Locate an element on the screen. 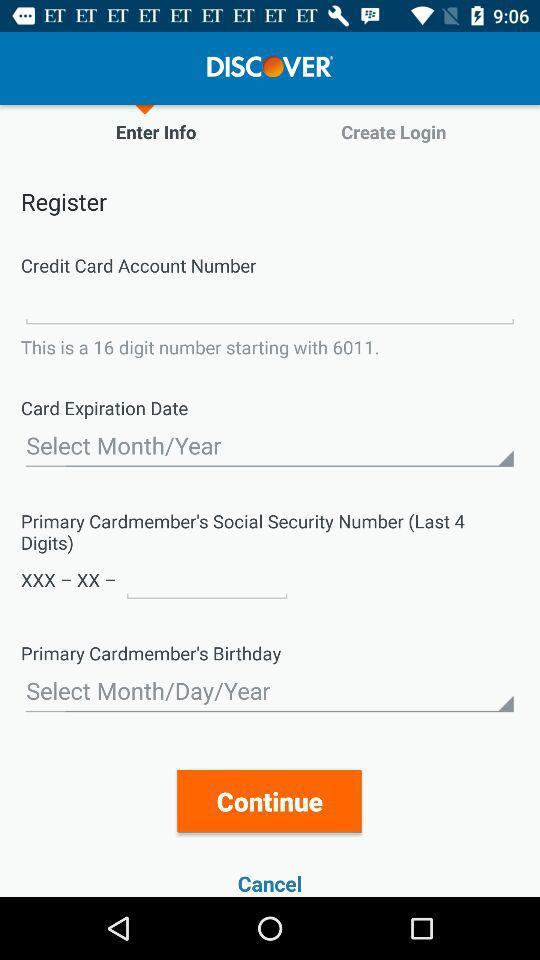 Image resolution: width=540 pixels, height=960 pixels. the cancel item is located at coordinates (270, 883).